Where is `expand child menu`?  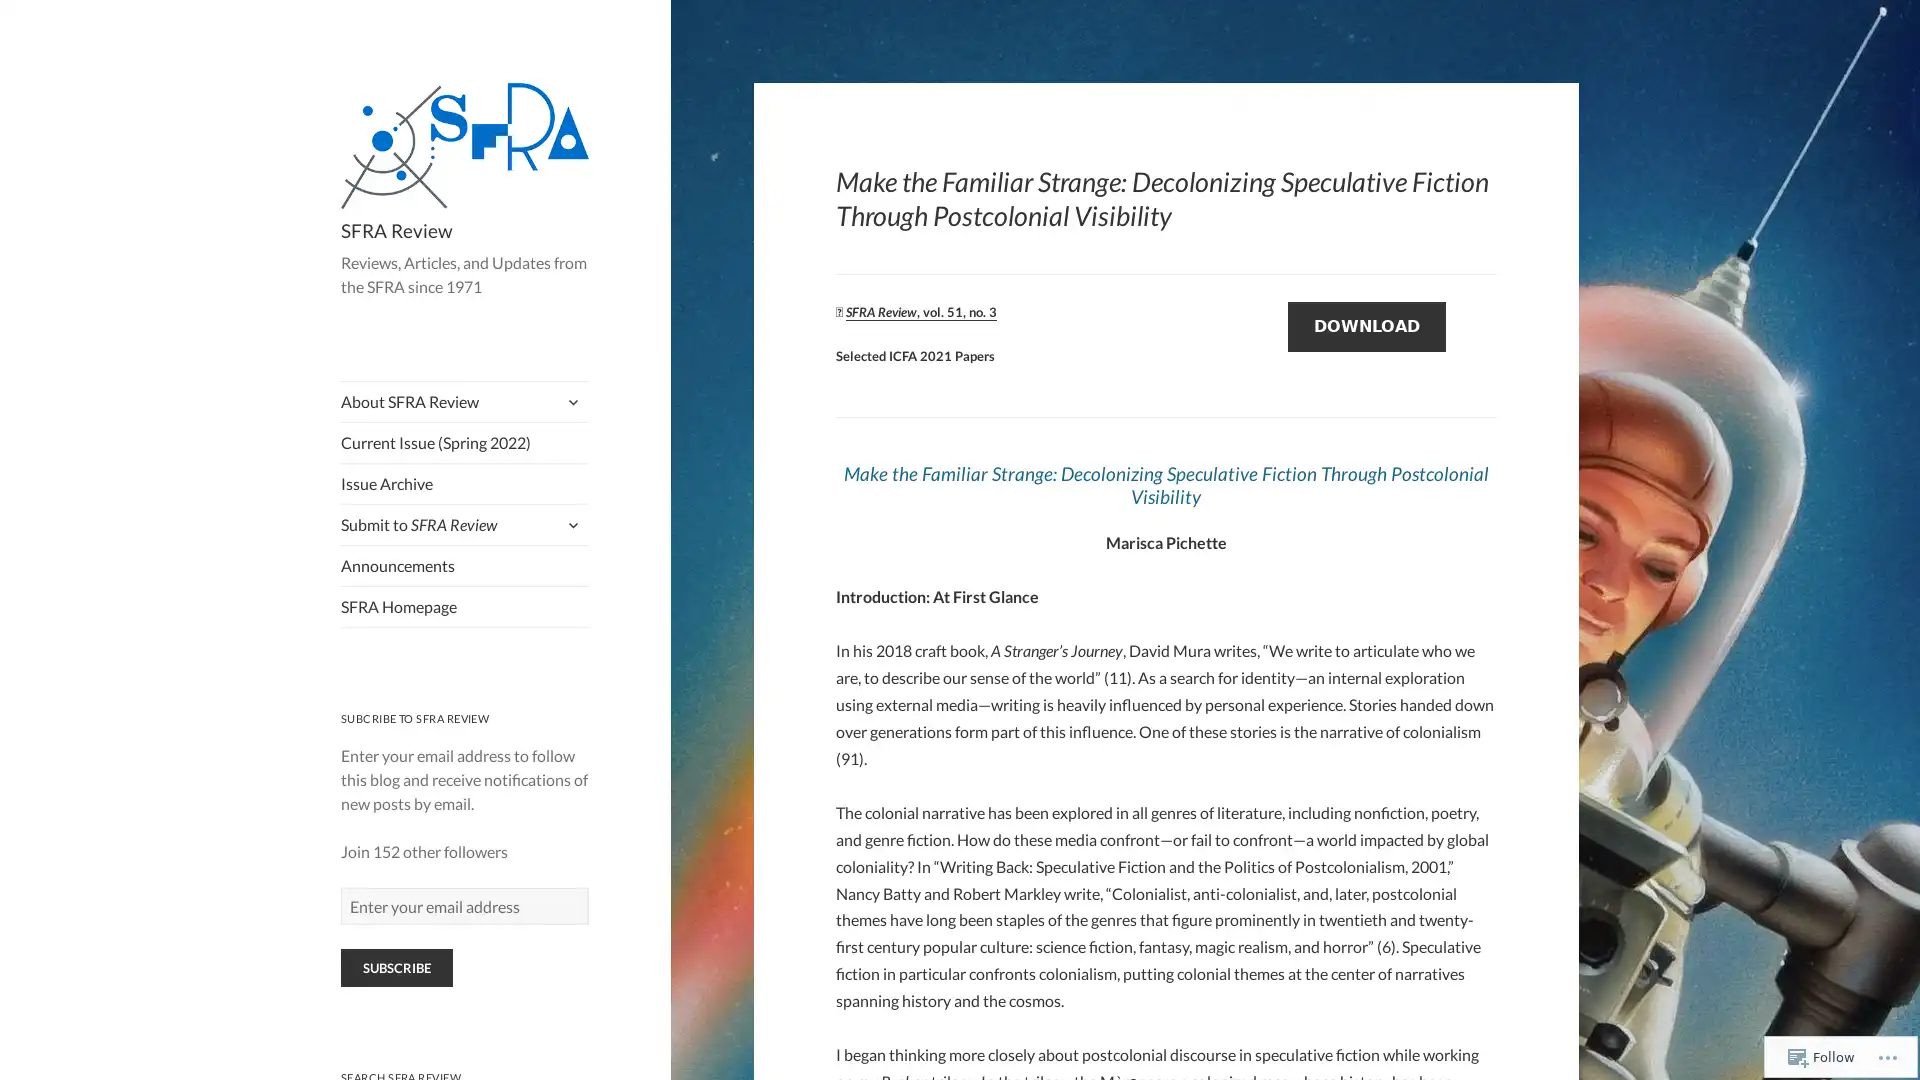 expand child menu is located at coordinates (570, 523).